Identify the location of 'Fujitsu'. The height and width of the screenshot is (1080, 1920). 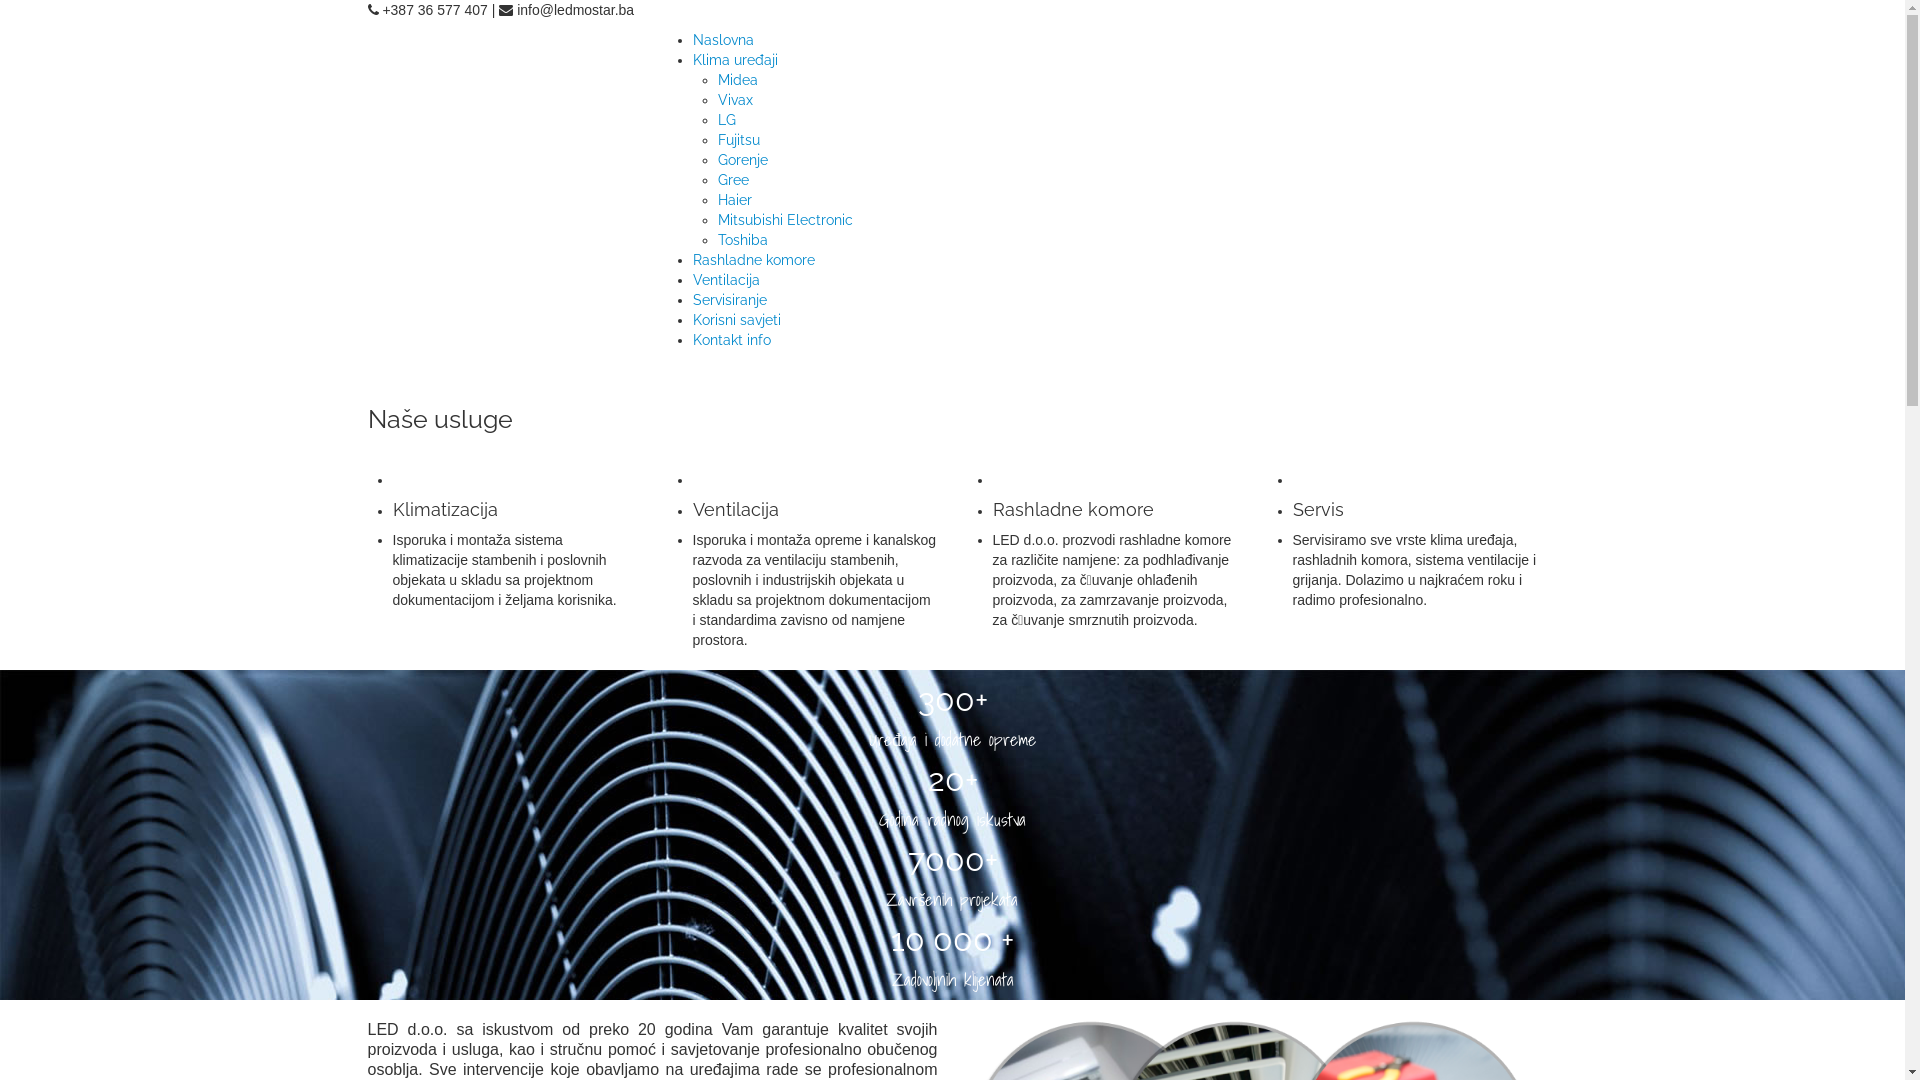
(718, 138).